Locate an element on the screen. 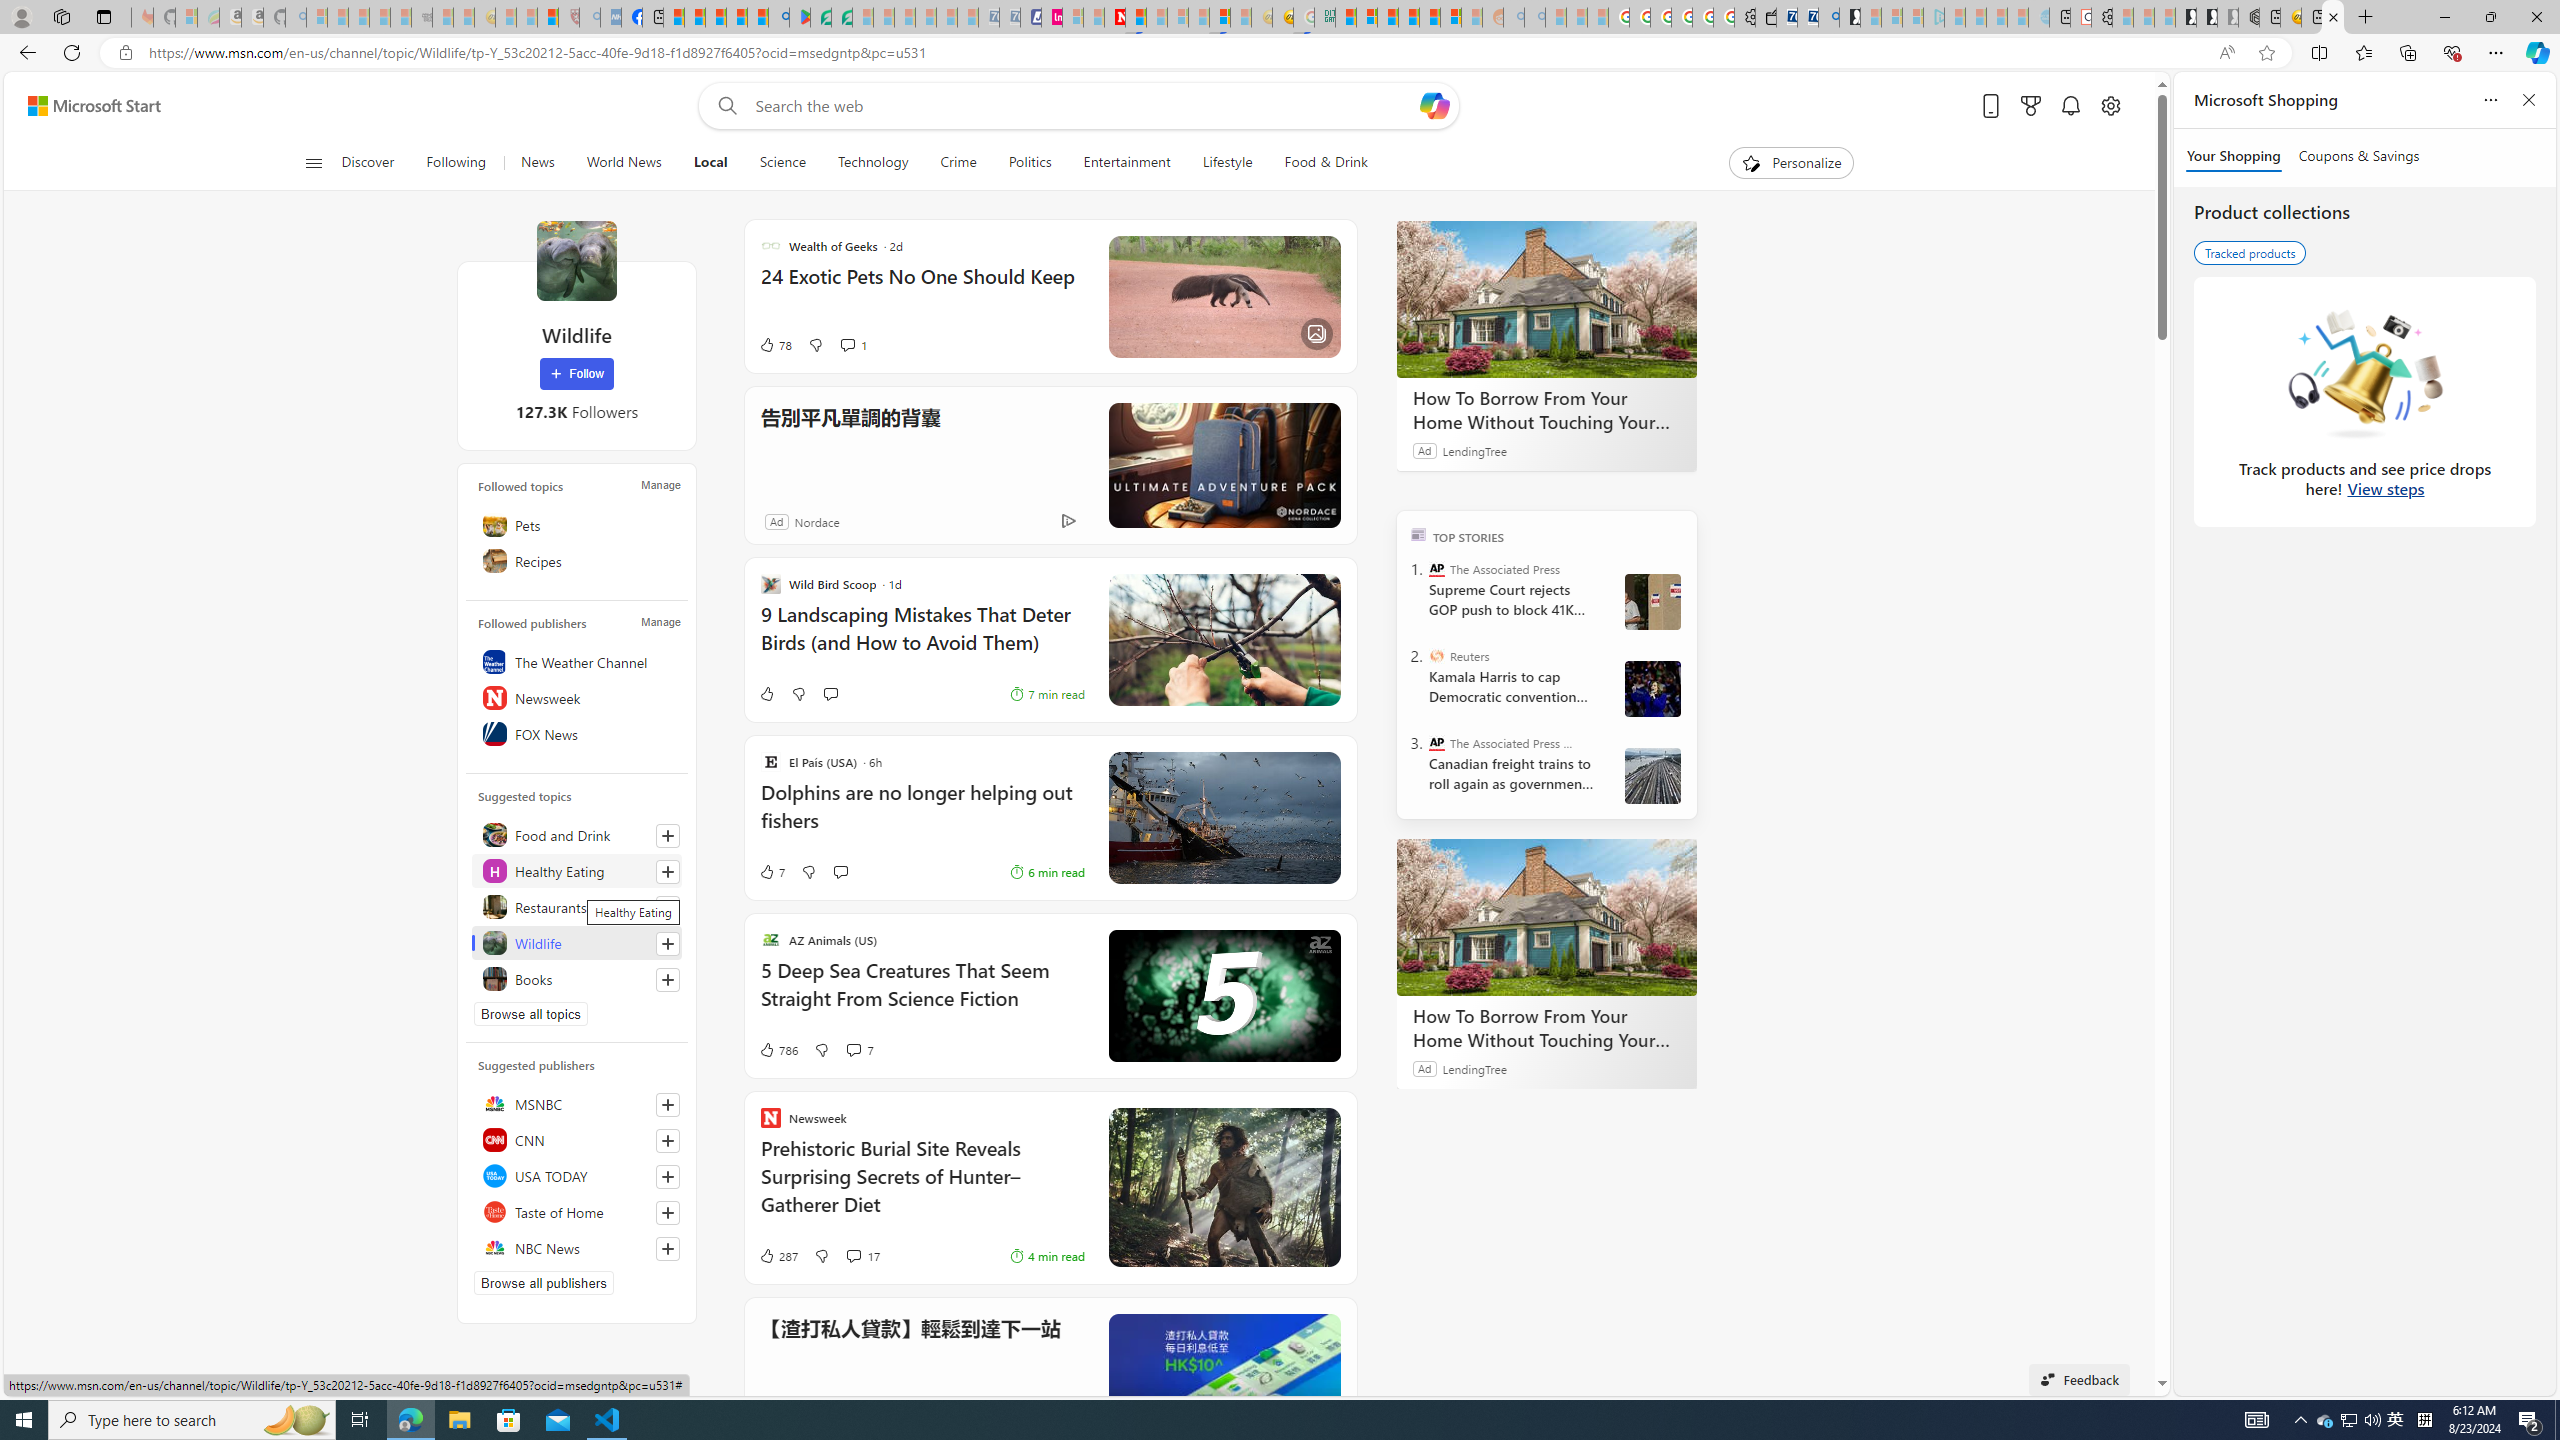 The height and width of the screenshot is (1440, 2560). 'Entertainment' is located at coordinates (1125, 162).